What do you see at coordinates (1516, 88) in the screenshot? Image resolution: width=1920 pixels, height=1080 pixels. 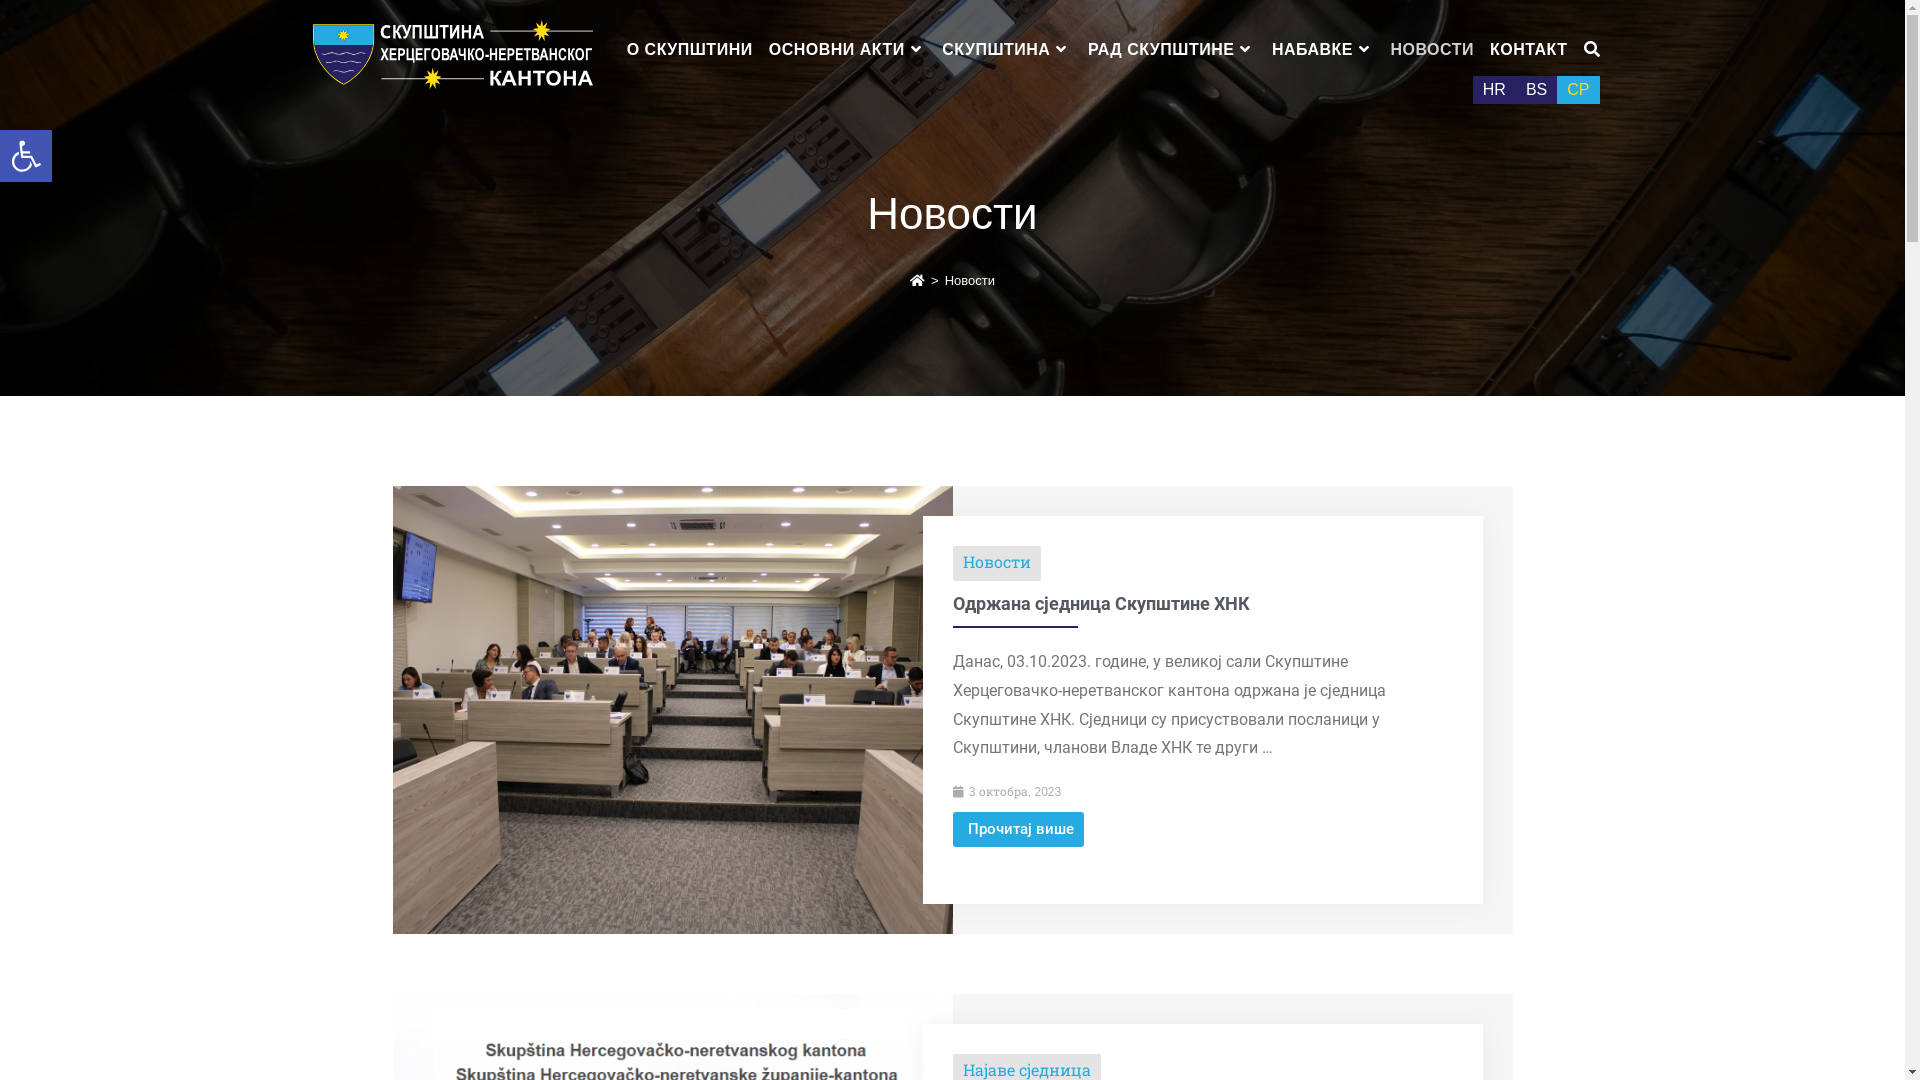 I see `'BS'` at bounding box center [1516, 88].